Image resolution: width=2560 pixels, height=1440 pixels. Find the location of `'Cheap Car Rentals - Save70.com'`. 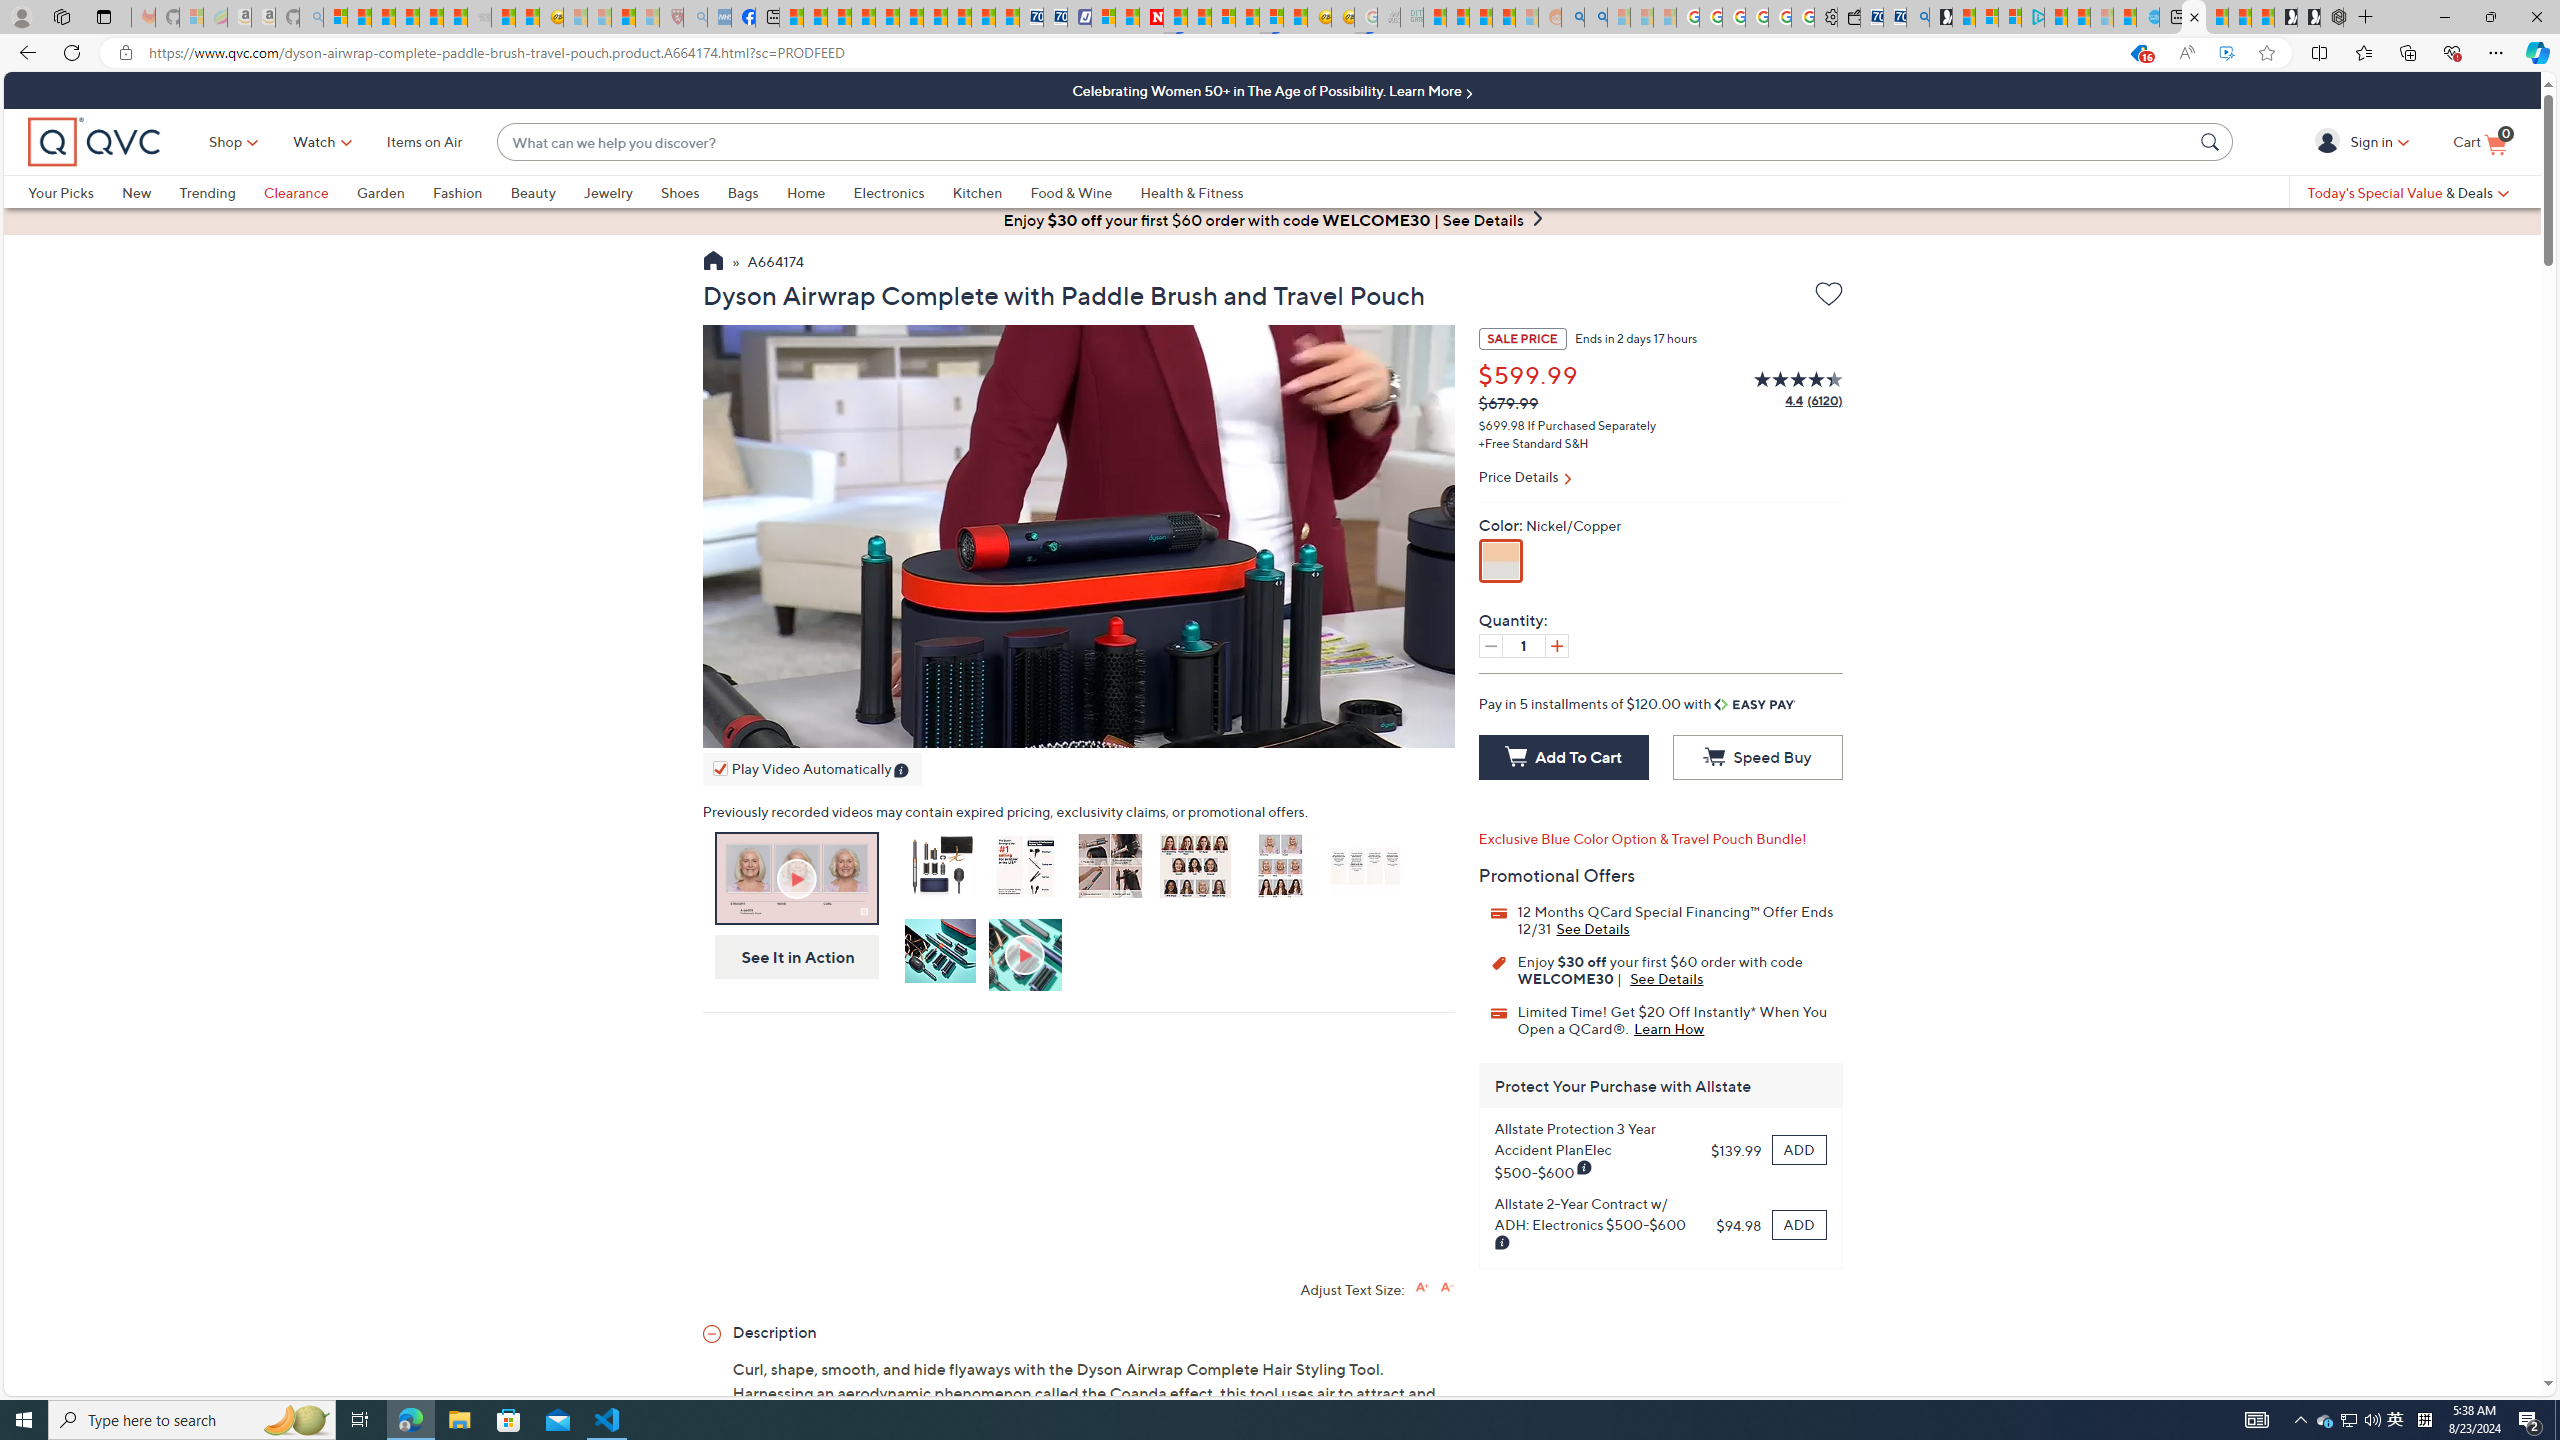

'Cheap Car Rentals - Save70.com' is located at coordinates (1893, 16).